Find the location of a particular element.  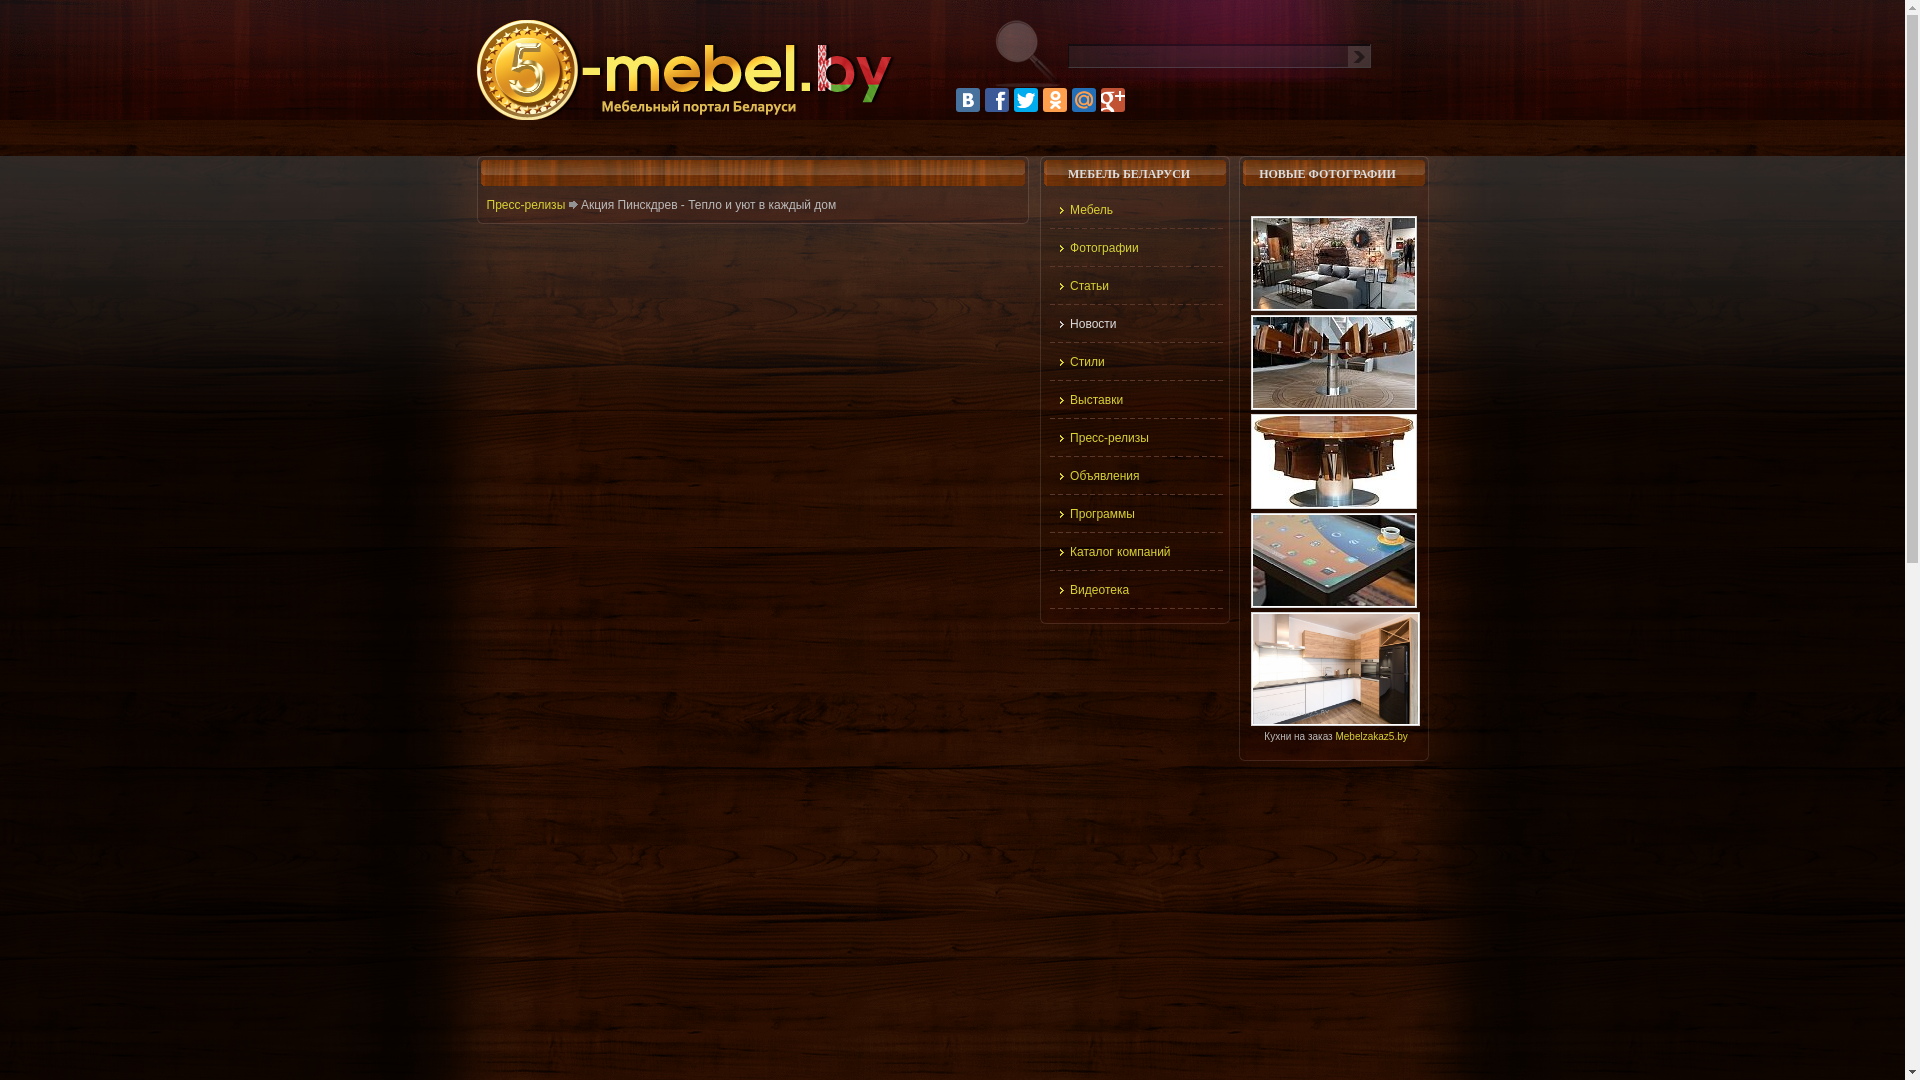

'Facebook' is located at coordinates (984, 100).